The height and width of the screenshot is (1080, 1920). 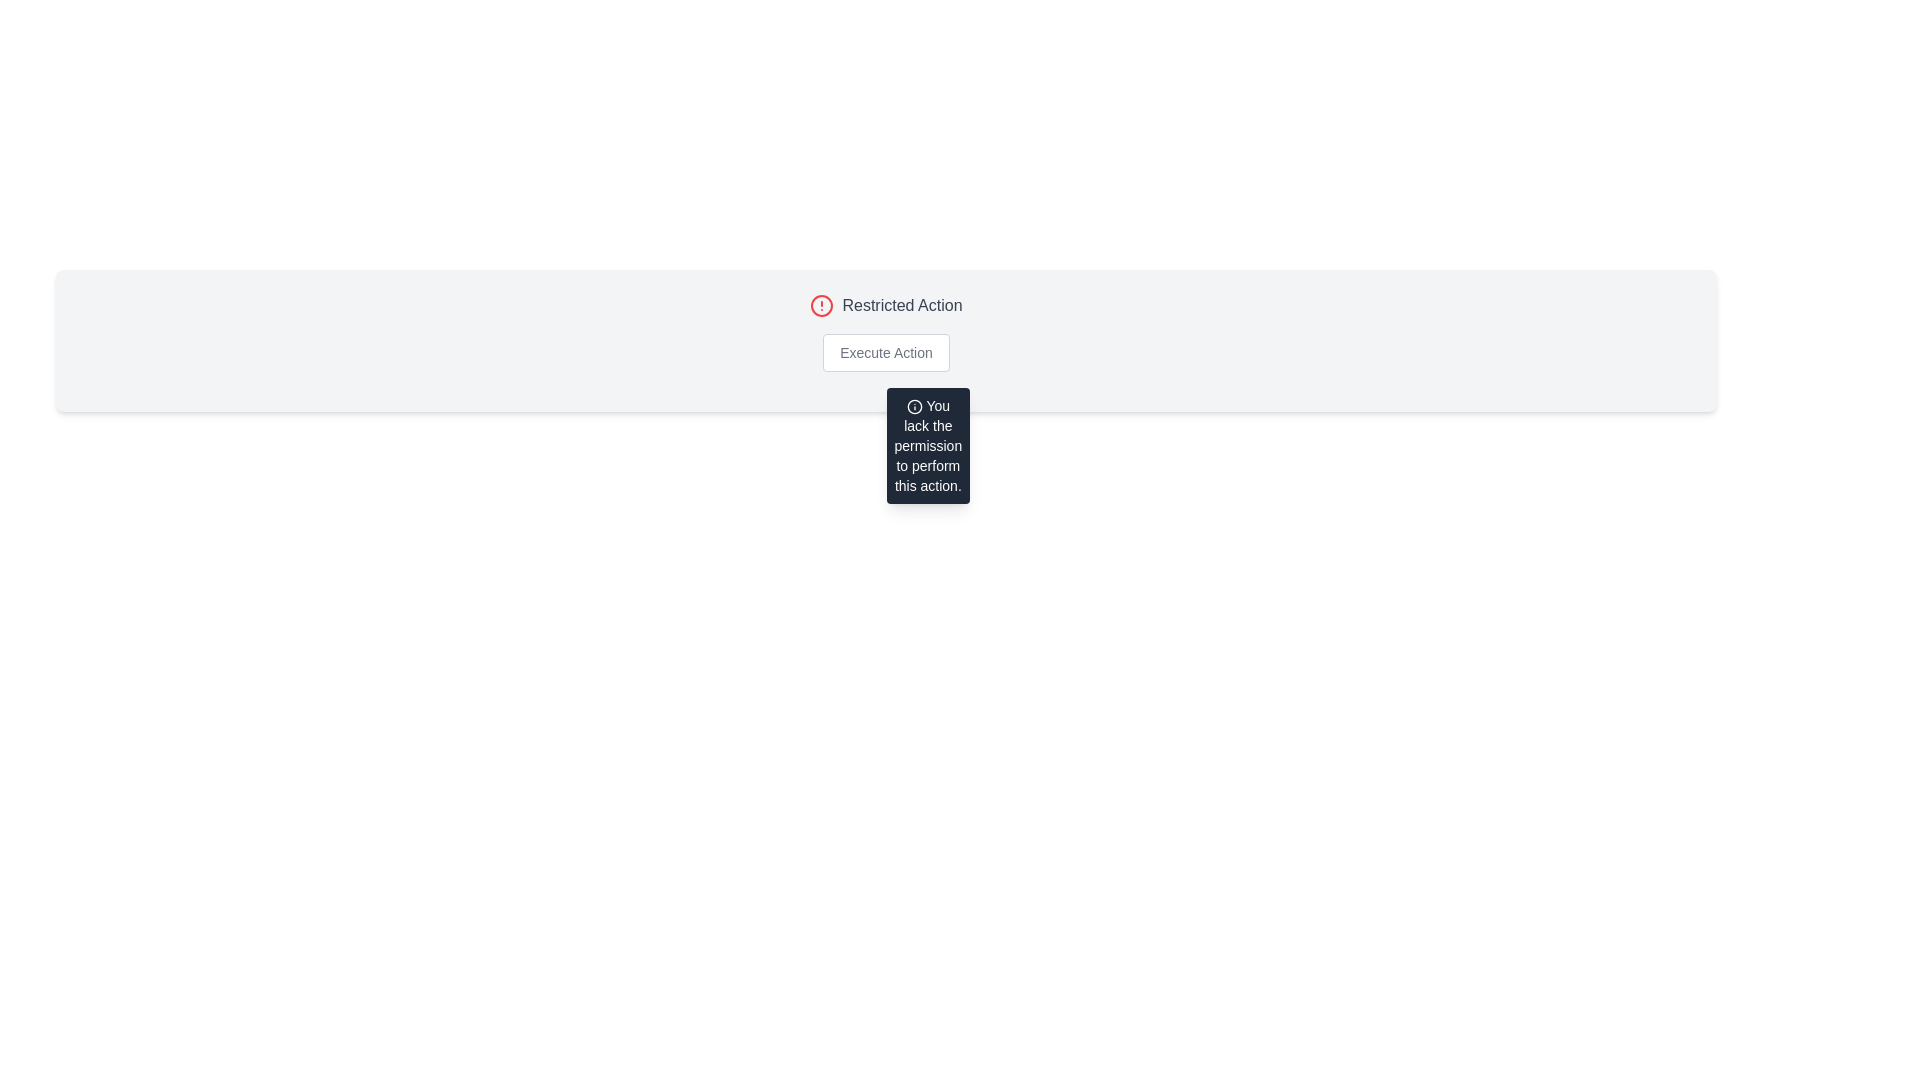 I want to click on the disabled button located beneath the 'Restricted Action' text, indicating that the action is not available or permissible, so click(x=885, y=352).